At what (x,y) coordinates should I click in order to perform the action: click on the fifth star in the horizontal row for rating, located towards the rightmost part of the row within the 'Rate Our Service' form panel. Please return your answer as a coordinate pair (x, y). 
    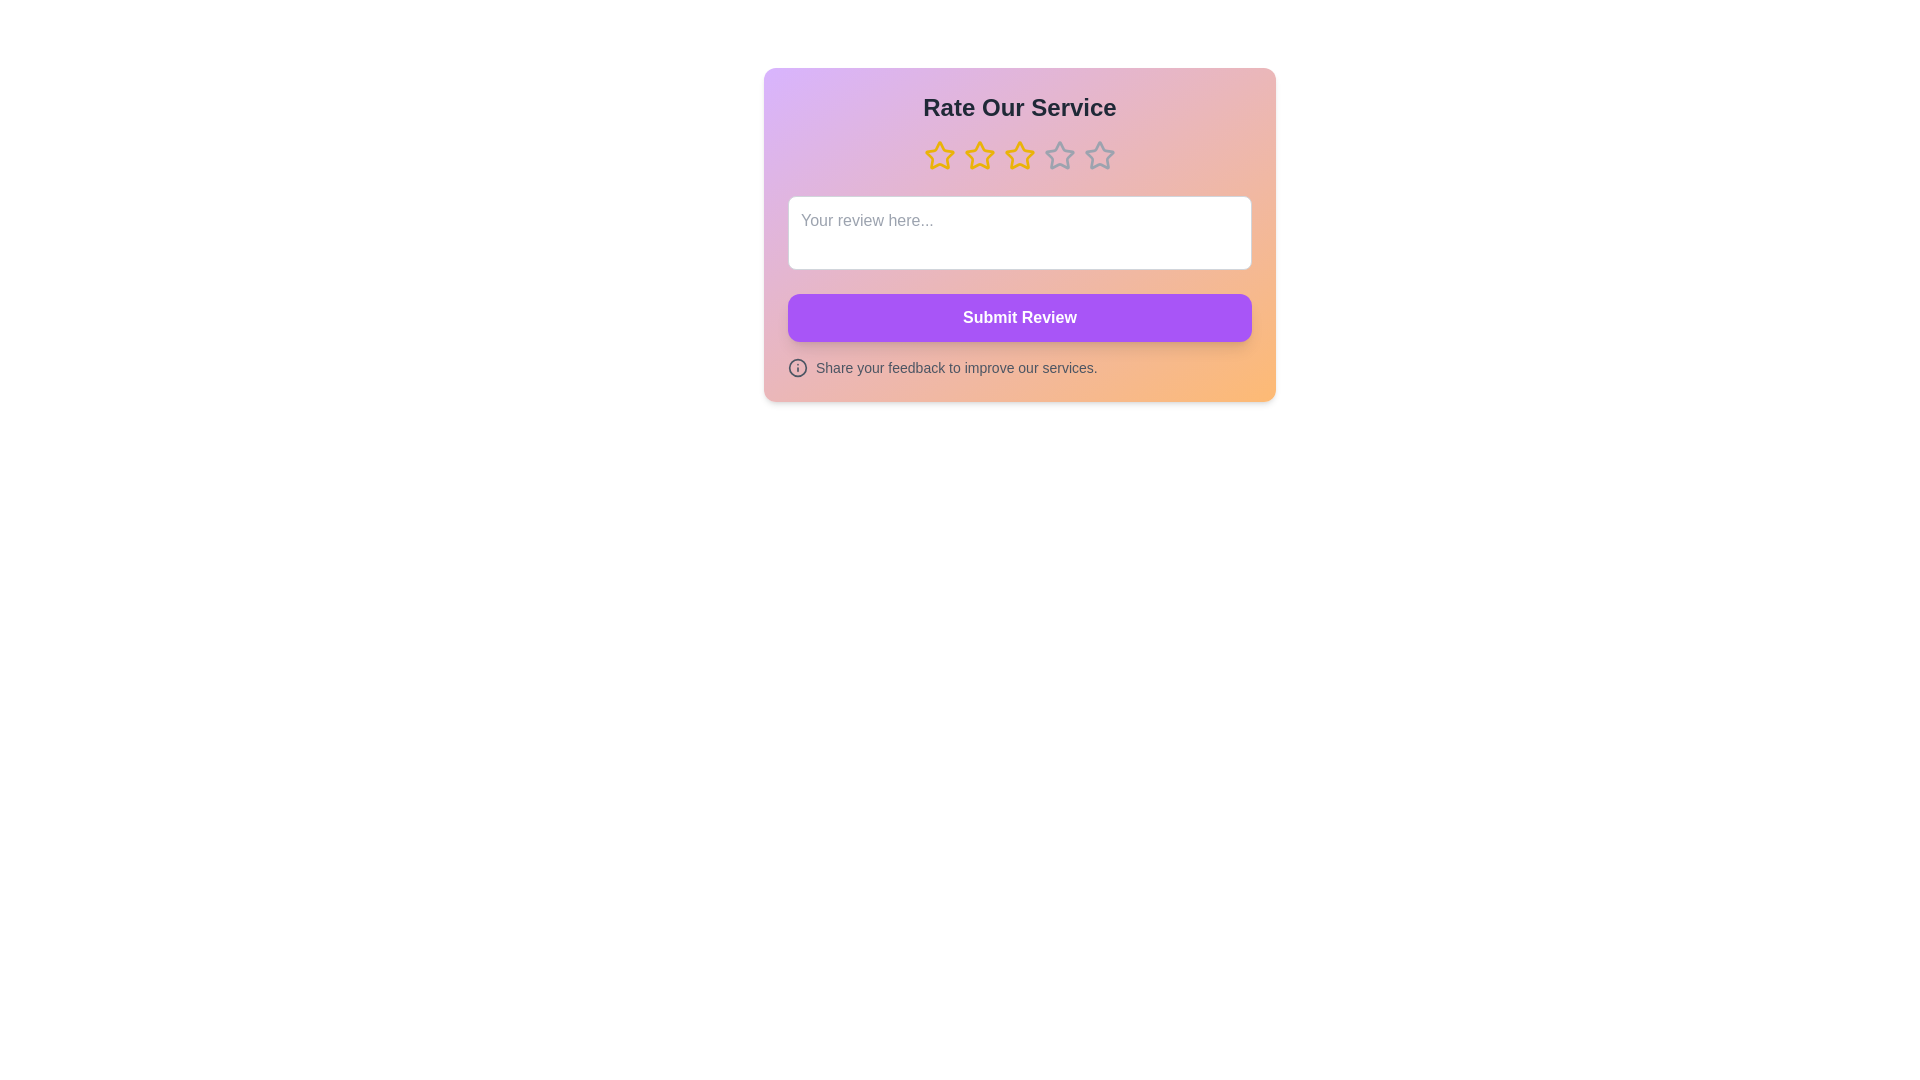
    Looking at the image, I should click on (1098, 154).